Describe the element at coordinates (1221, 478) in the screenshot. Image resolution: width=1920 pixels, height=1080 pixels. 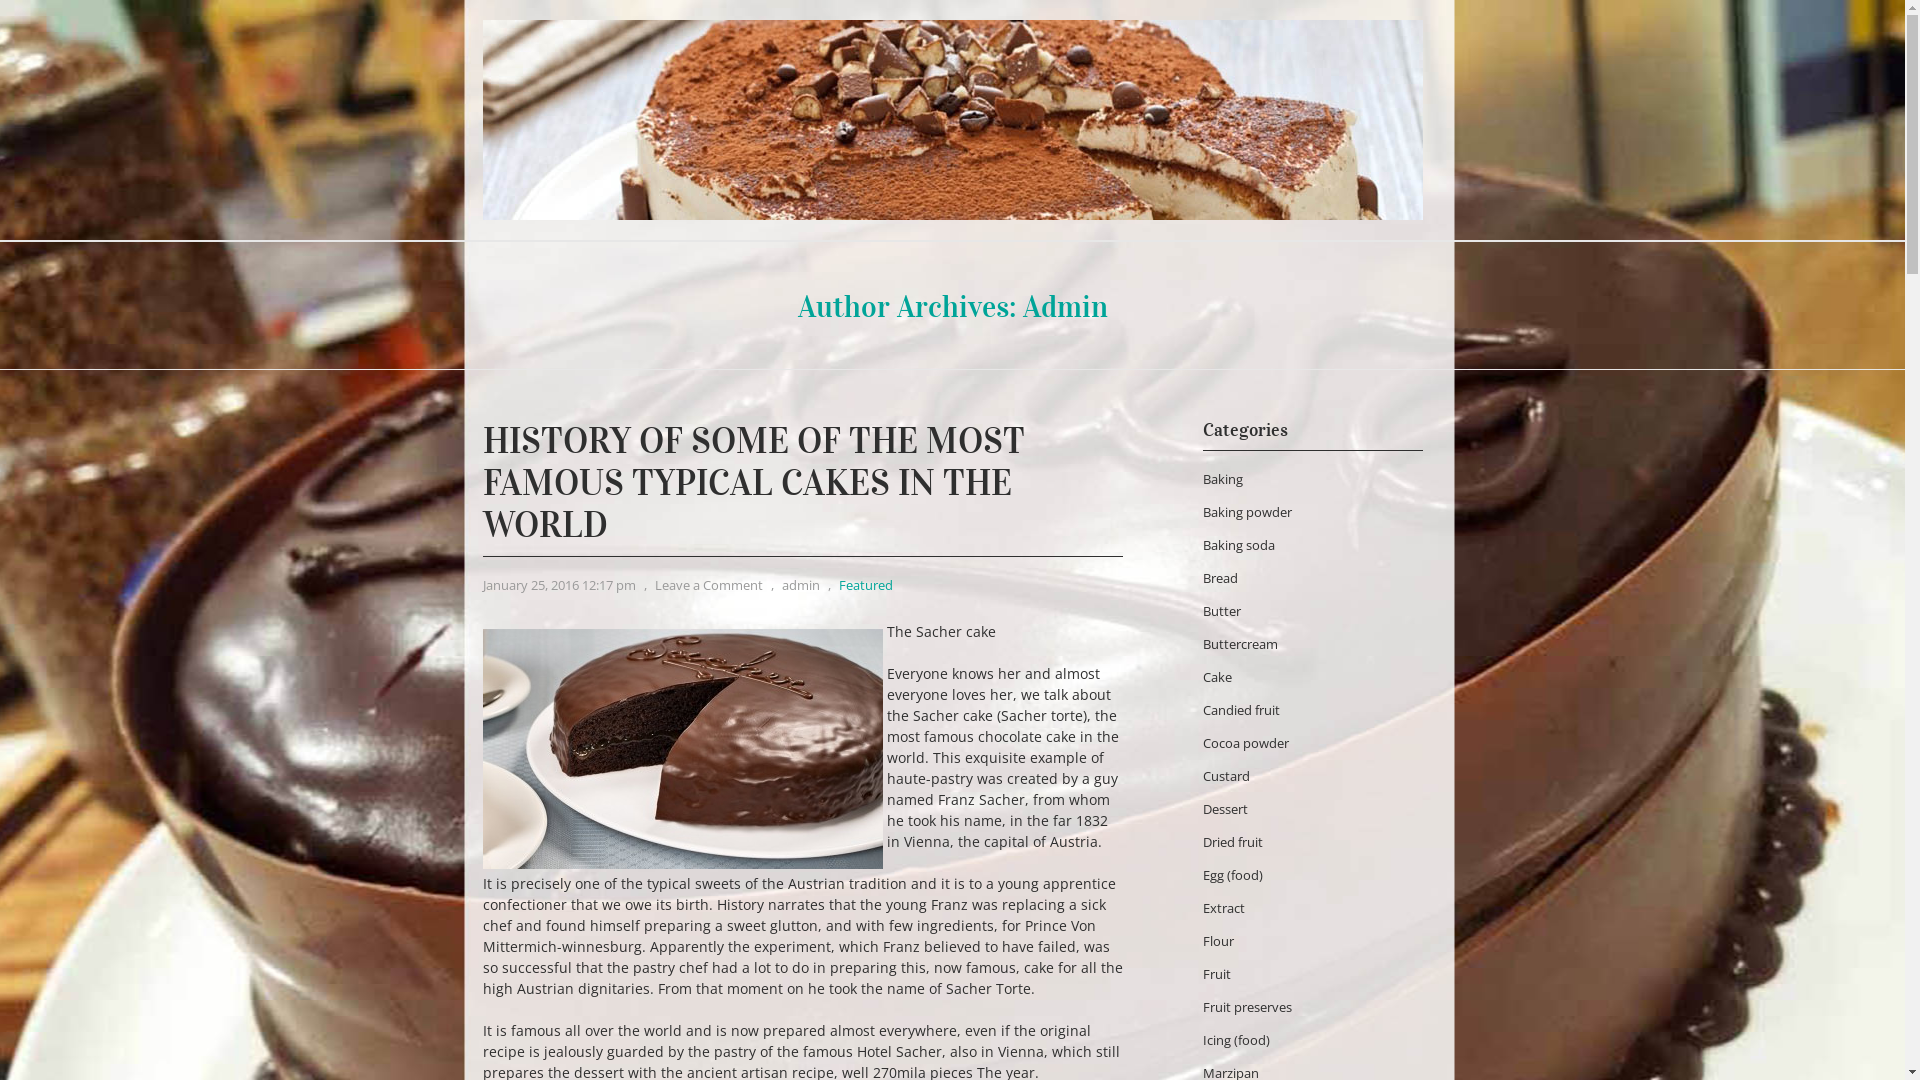
I see `'Baking'` at that location.